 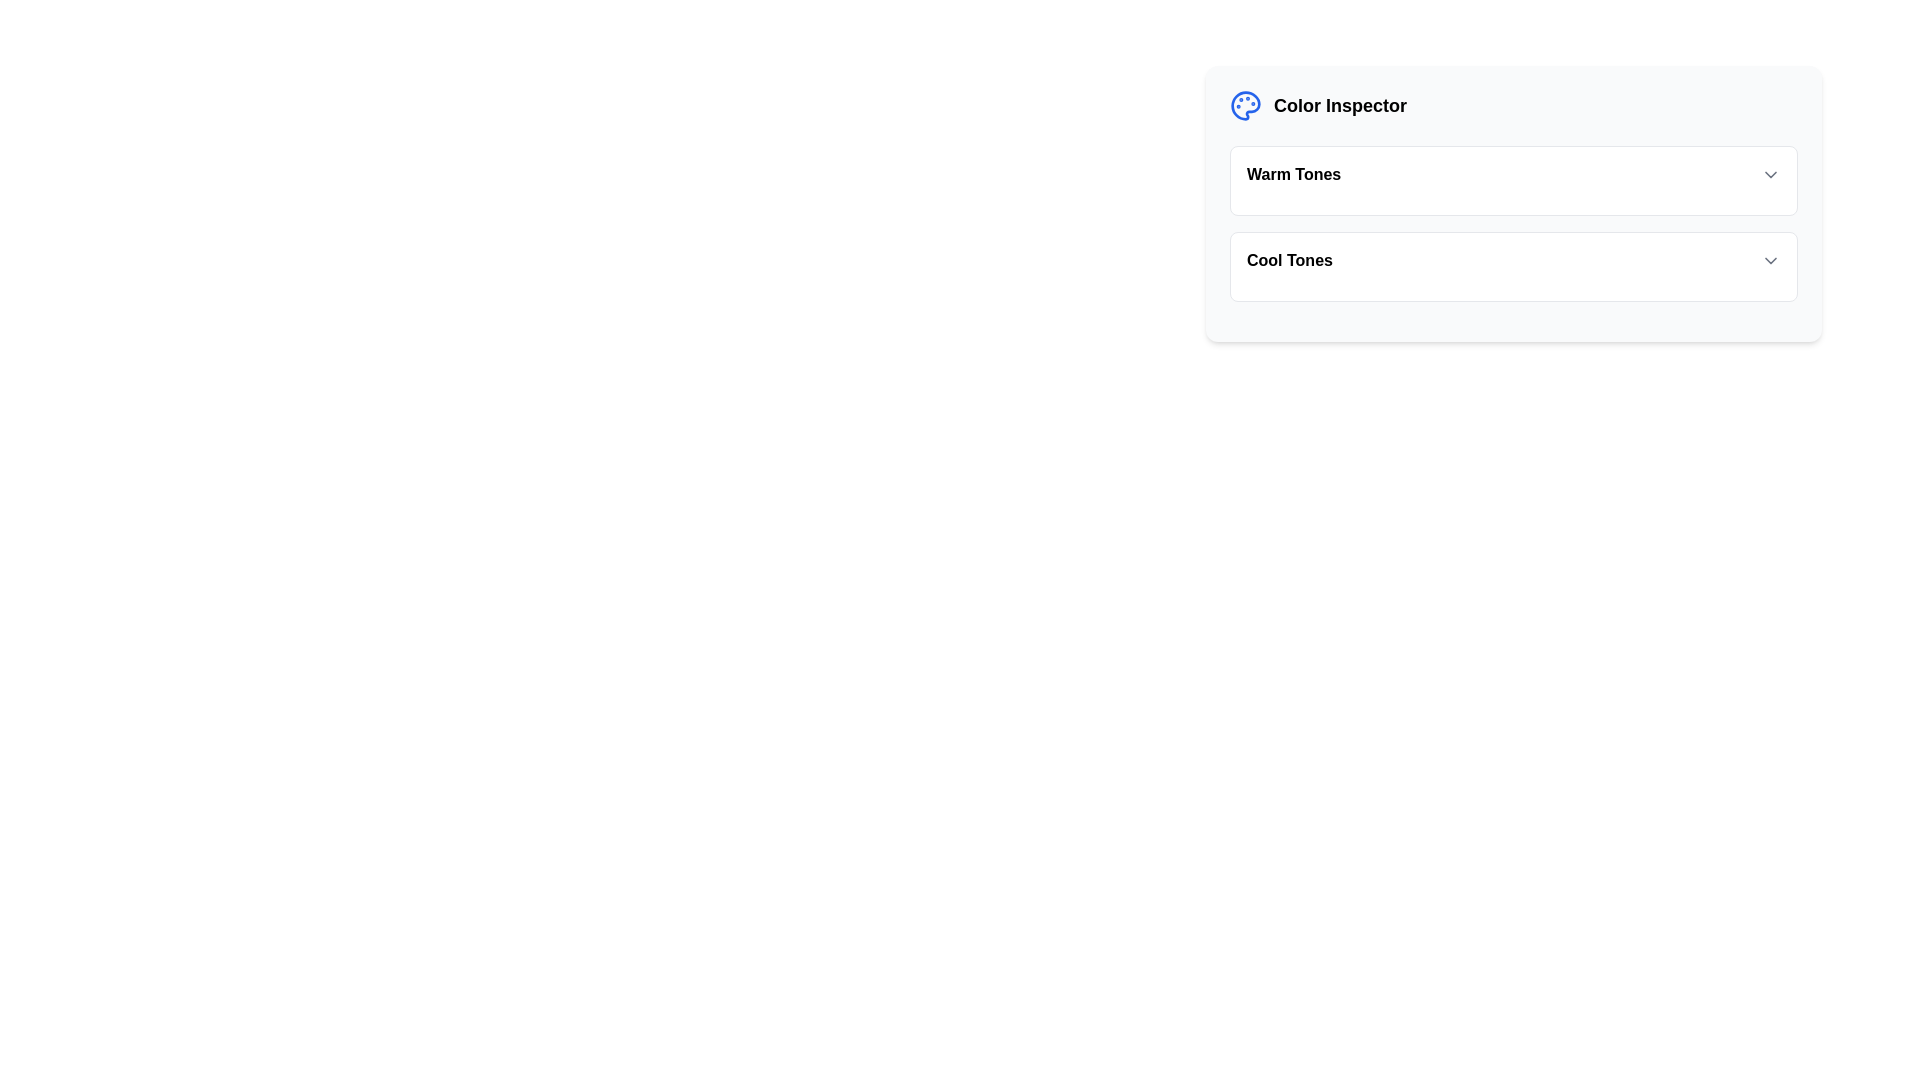 I want to click on the dropdown toggle arrow icon located to the right of the 'Warm Tones' text for visual feedback, so click(x=1771, y=173).